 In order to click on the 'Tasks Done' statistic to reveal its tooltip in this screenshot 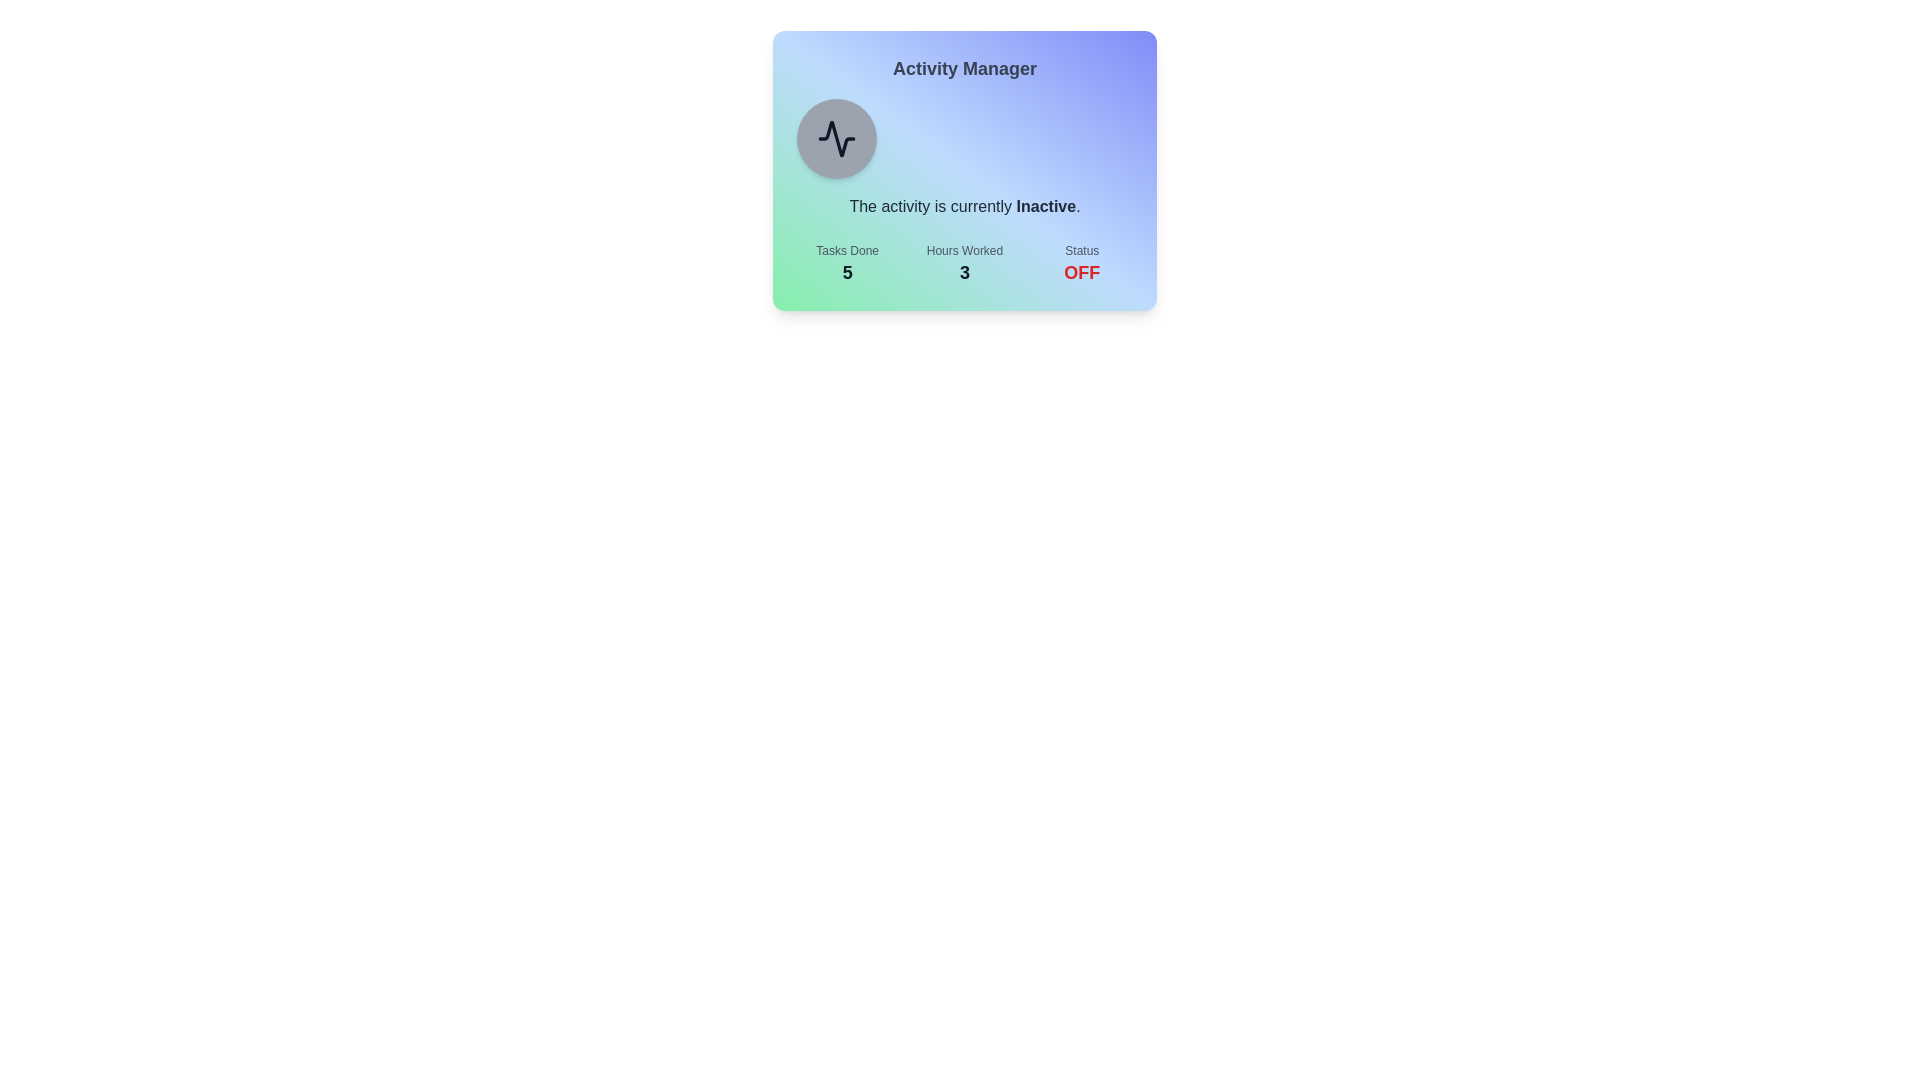, I will do `click(846, 264)`.